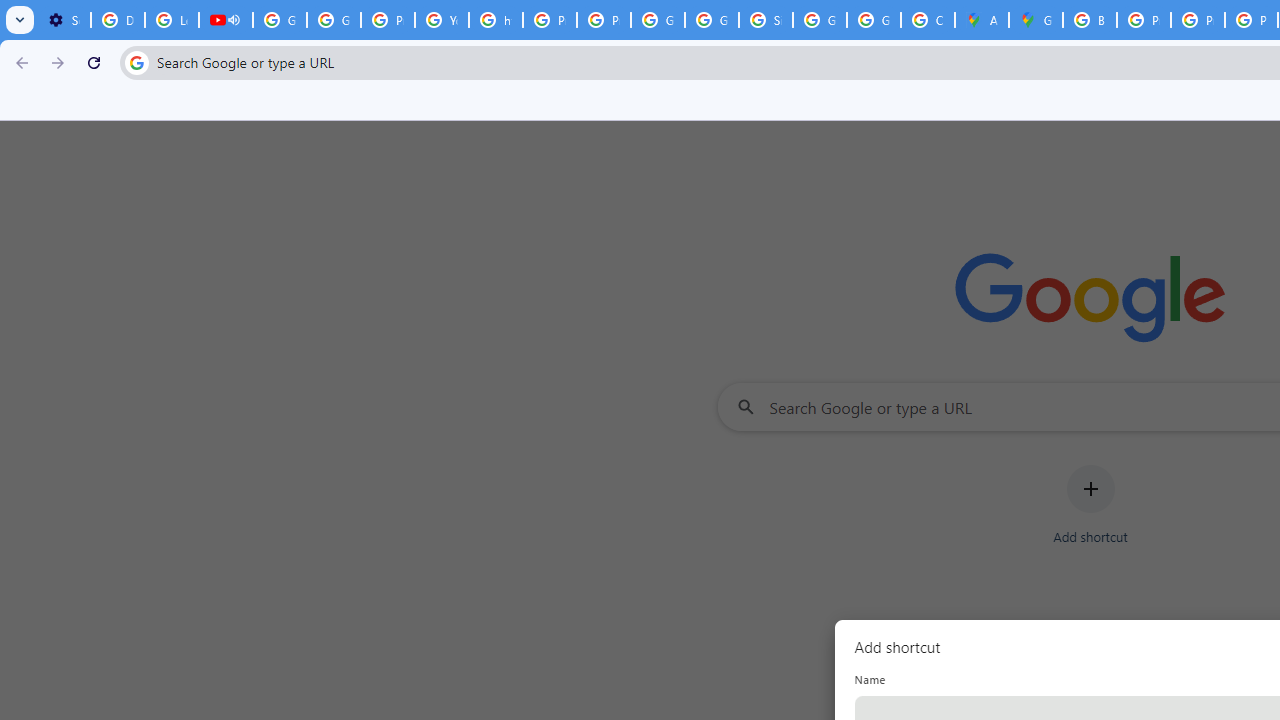 The height and width of the screenshot is (720, 1280). Describe the element at coordinates (279, 20) in the screenshot. I see `'Google Account Help'` at that location.